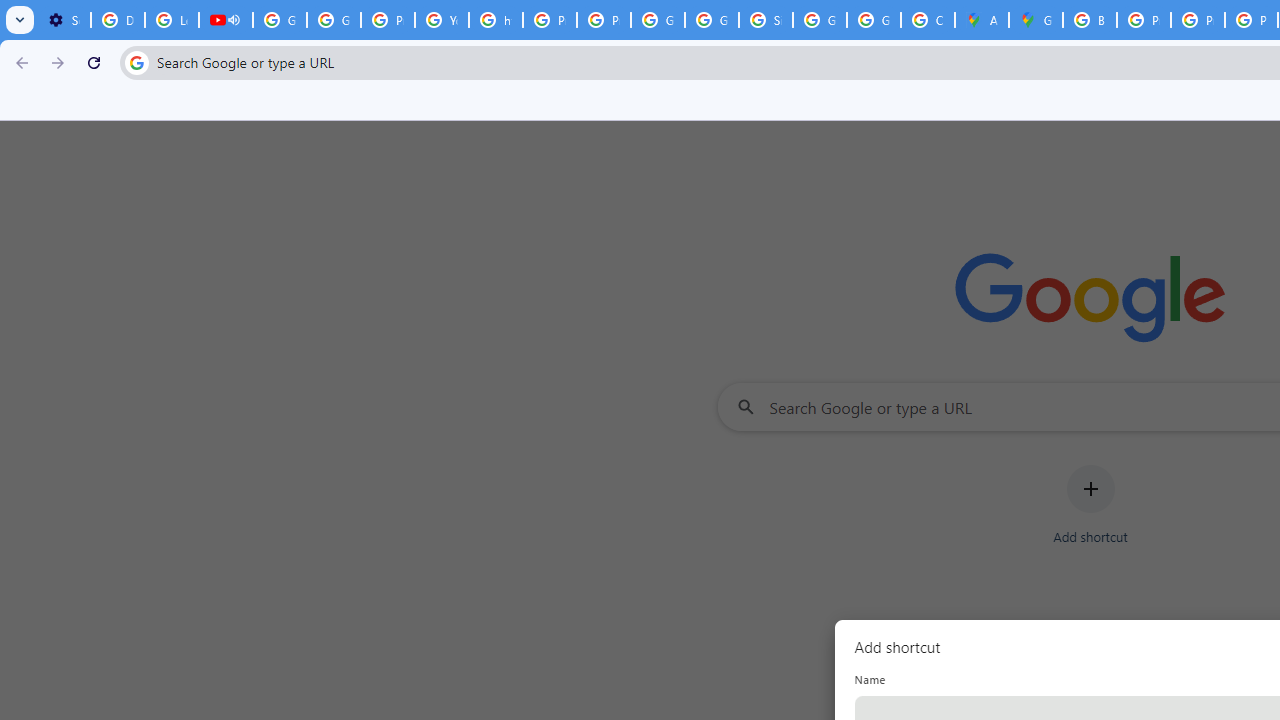 The height and width of the screenshot is (720, 1280). Describe the element at coordinates (279, 20) in the screenshot. I see `'Google Account Help'` at that location.